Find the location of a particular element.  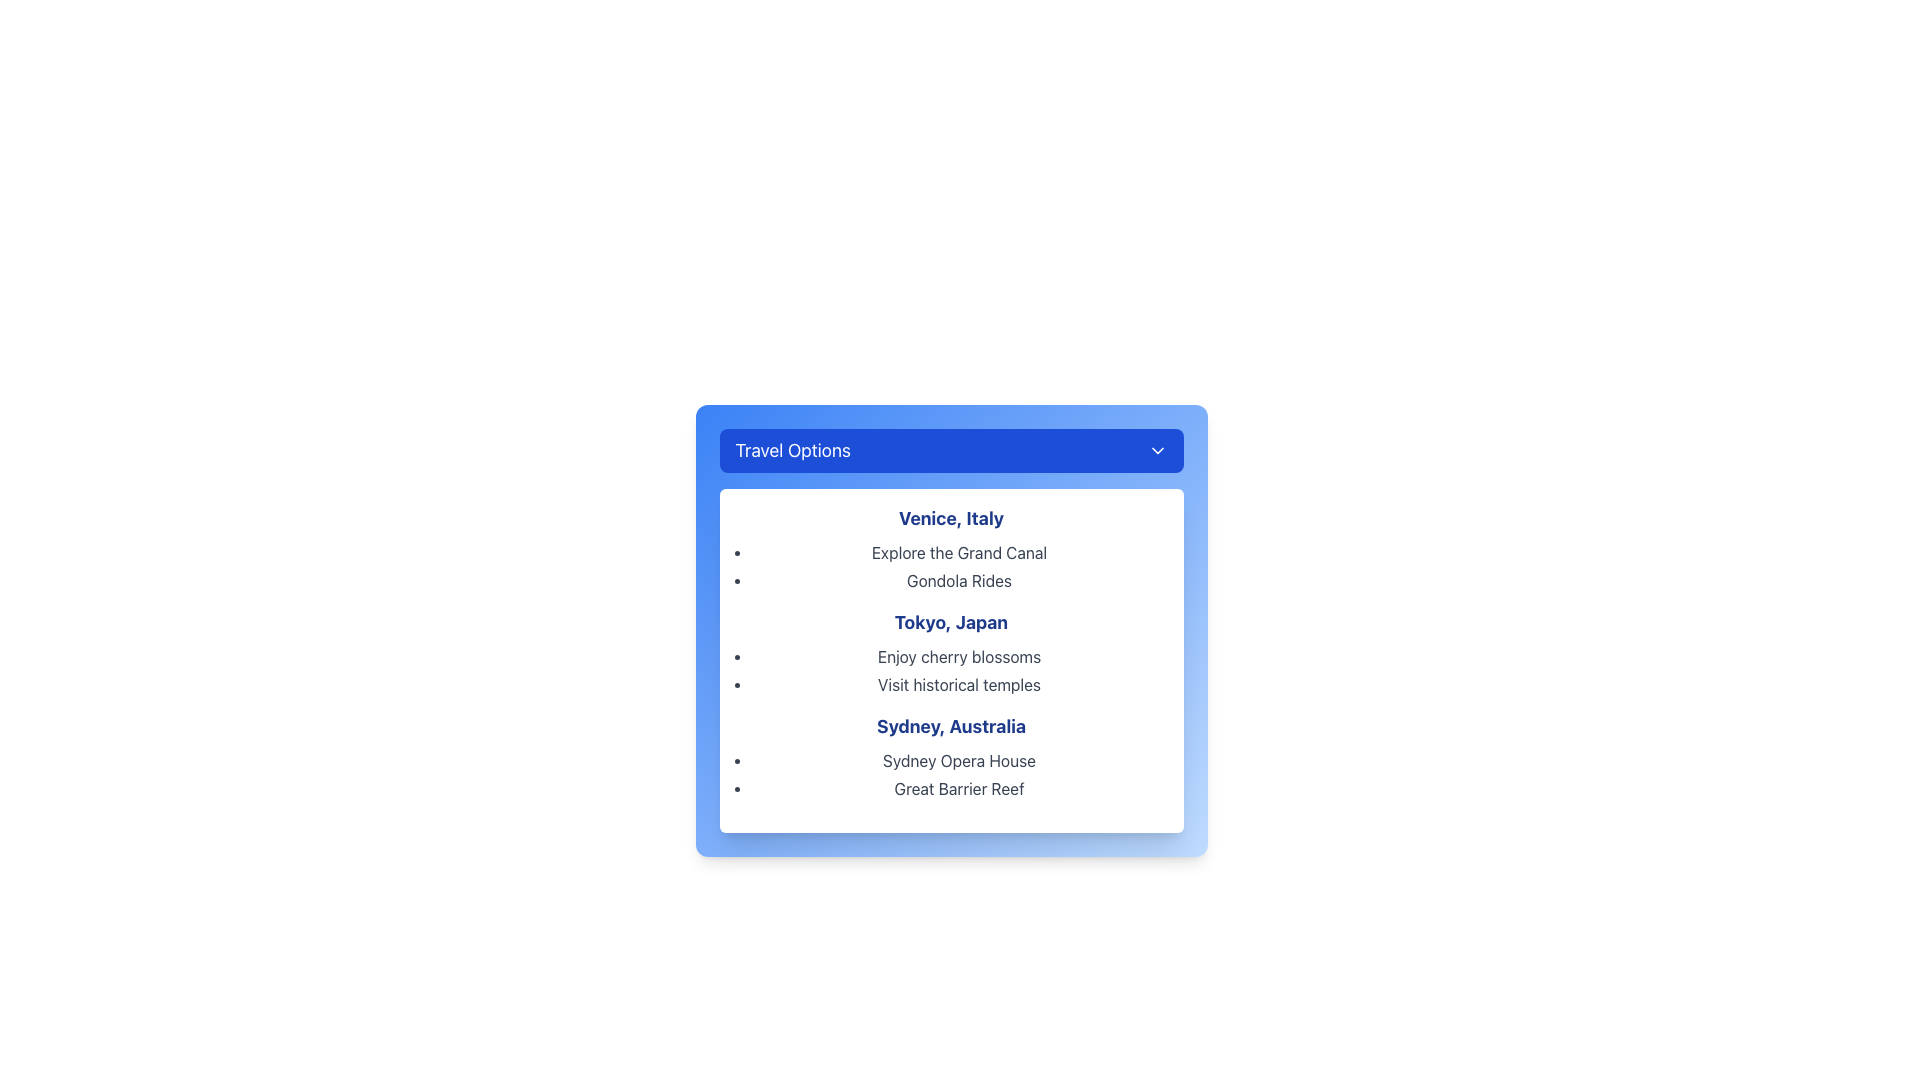

text from the bullet point list under the title 'Tokyo, Japan', which includes 'Enjoy cherry blossoms' and 'Visit historical temples' is located at coordinates (958, 671).